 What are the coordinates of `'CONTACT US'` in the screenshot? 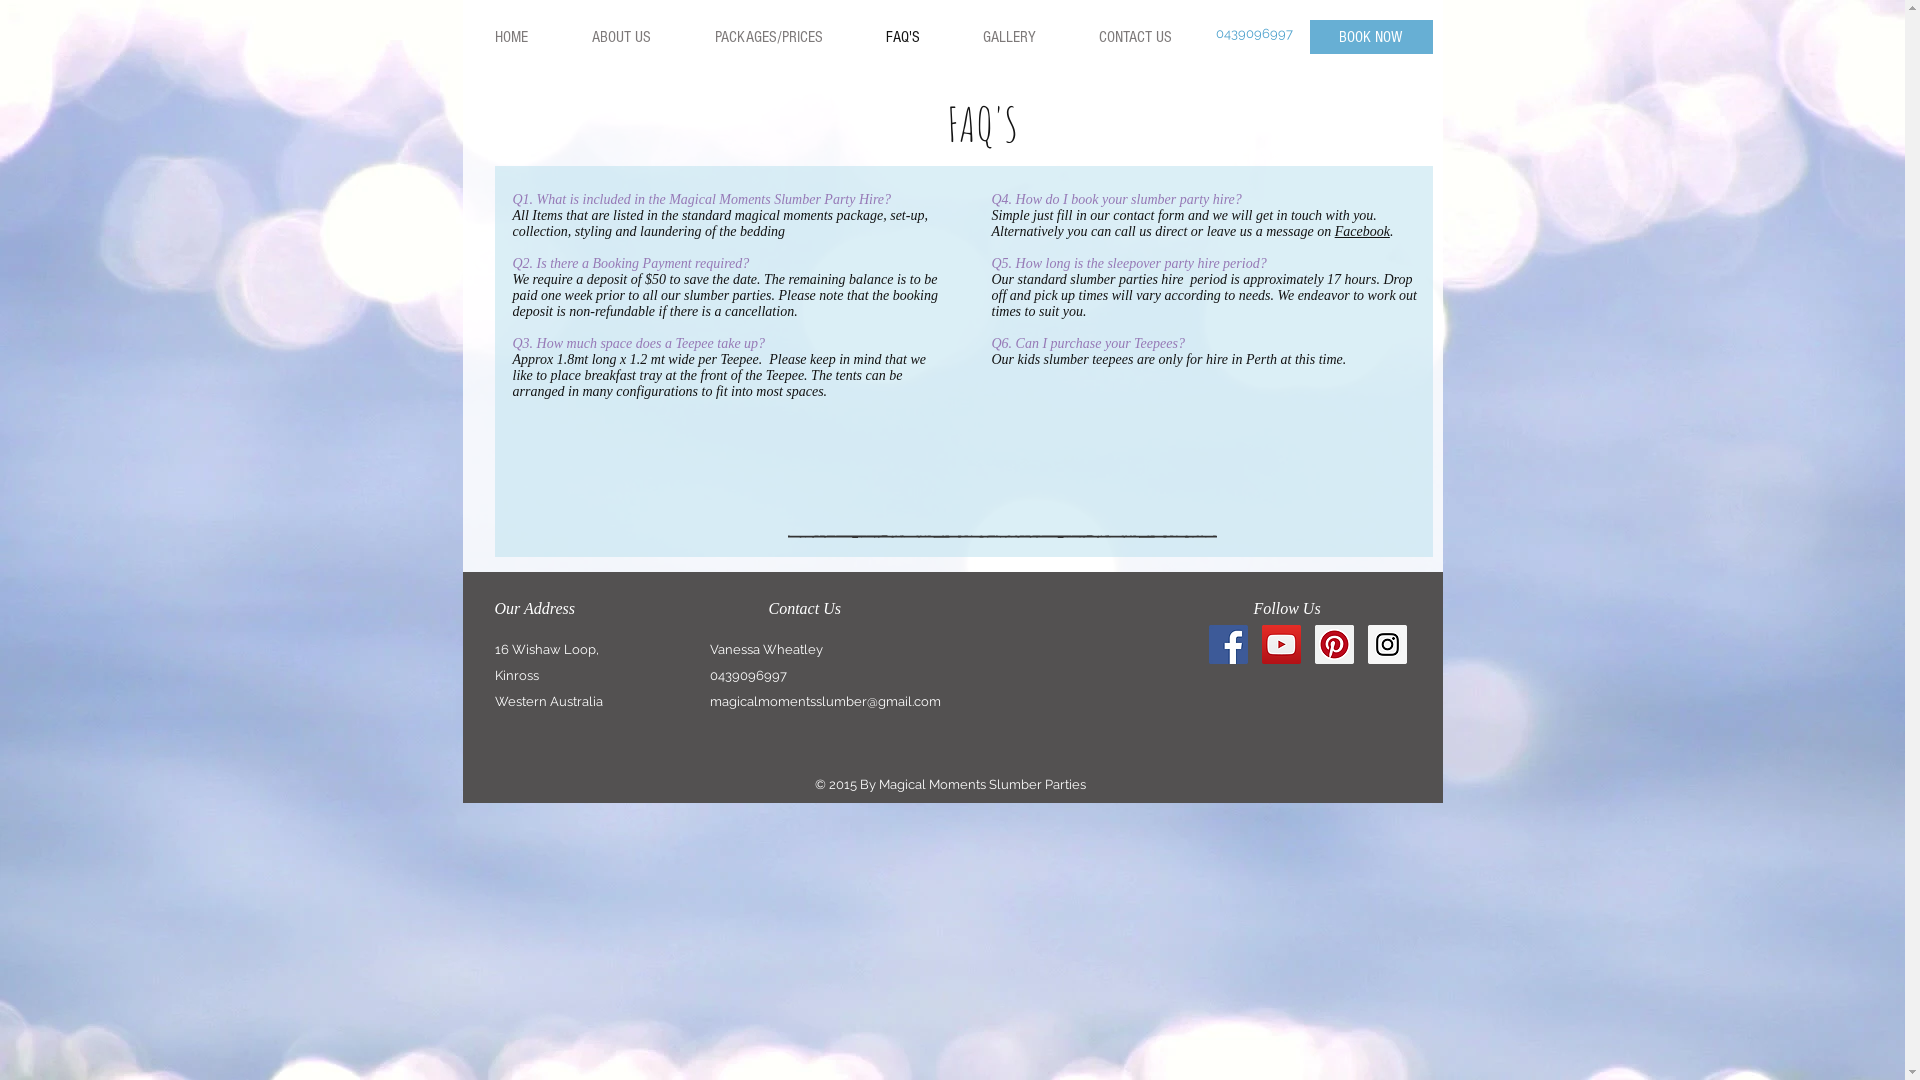 It's located at (1133, 37).